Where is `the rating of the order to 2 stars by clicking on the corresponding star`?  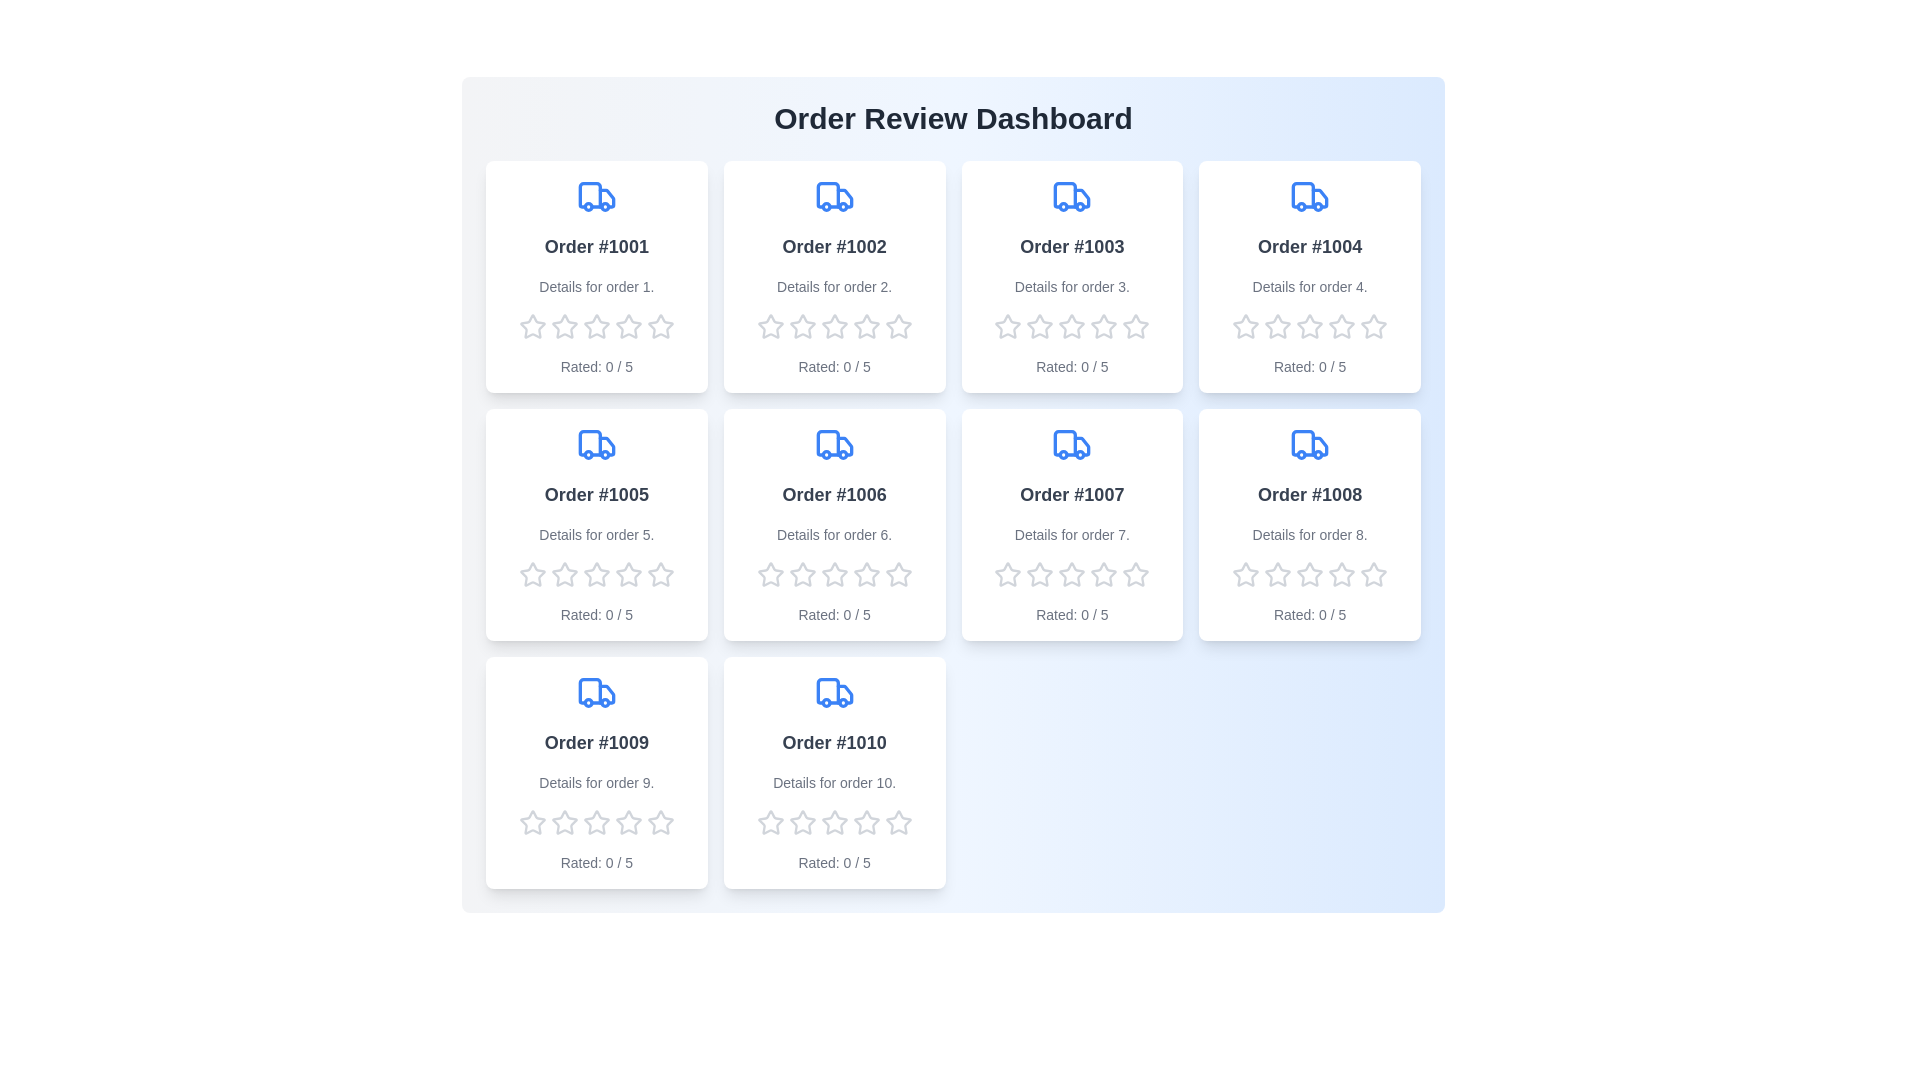
the rating of the order to 2 stars by clicking on the corresponding star is located at coordinates (563, 326).